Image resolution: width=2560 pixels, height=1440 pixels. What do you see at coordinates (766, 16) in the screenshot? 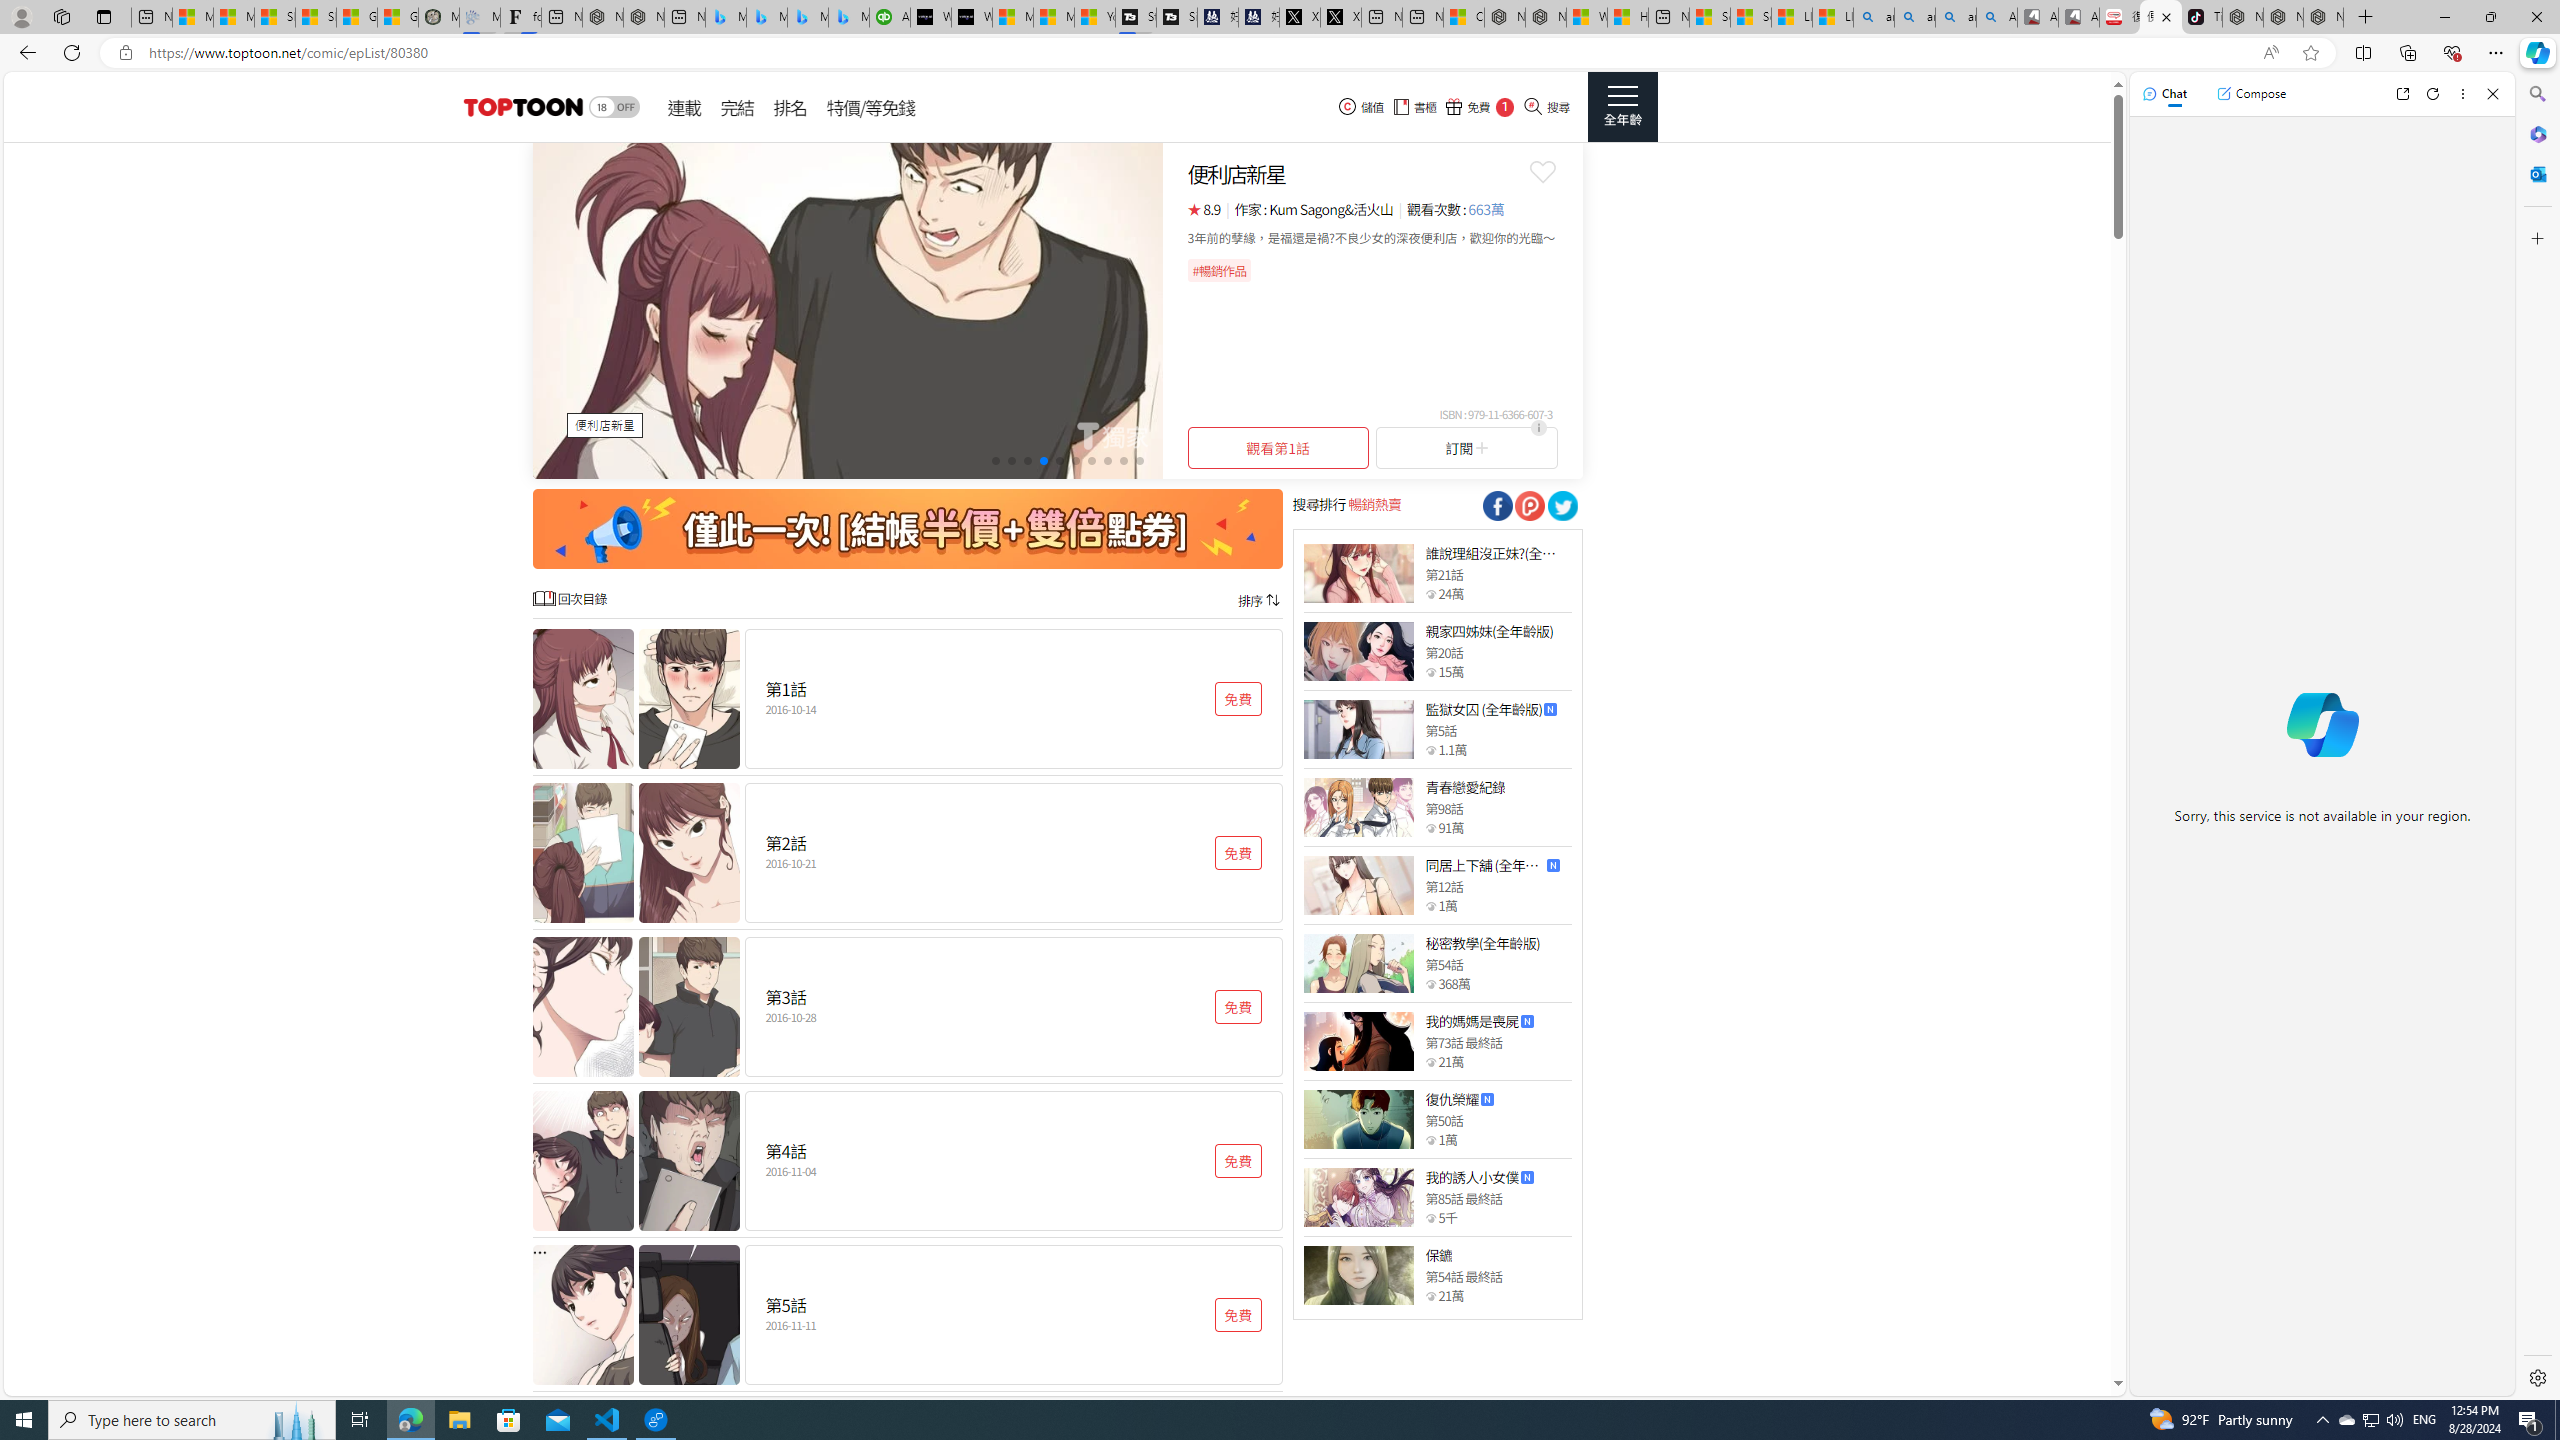
I see `'Microsoft Bing Travel - Stays in Bangkok, Bangkok, Thailand'` at bounding box center [766, 16].